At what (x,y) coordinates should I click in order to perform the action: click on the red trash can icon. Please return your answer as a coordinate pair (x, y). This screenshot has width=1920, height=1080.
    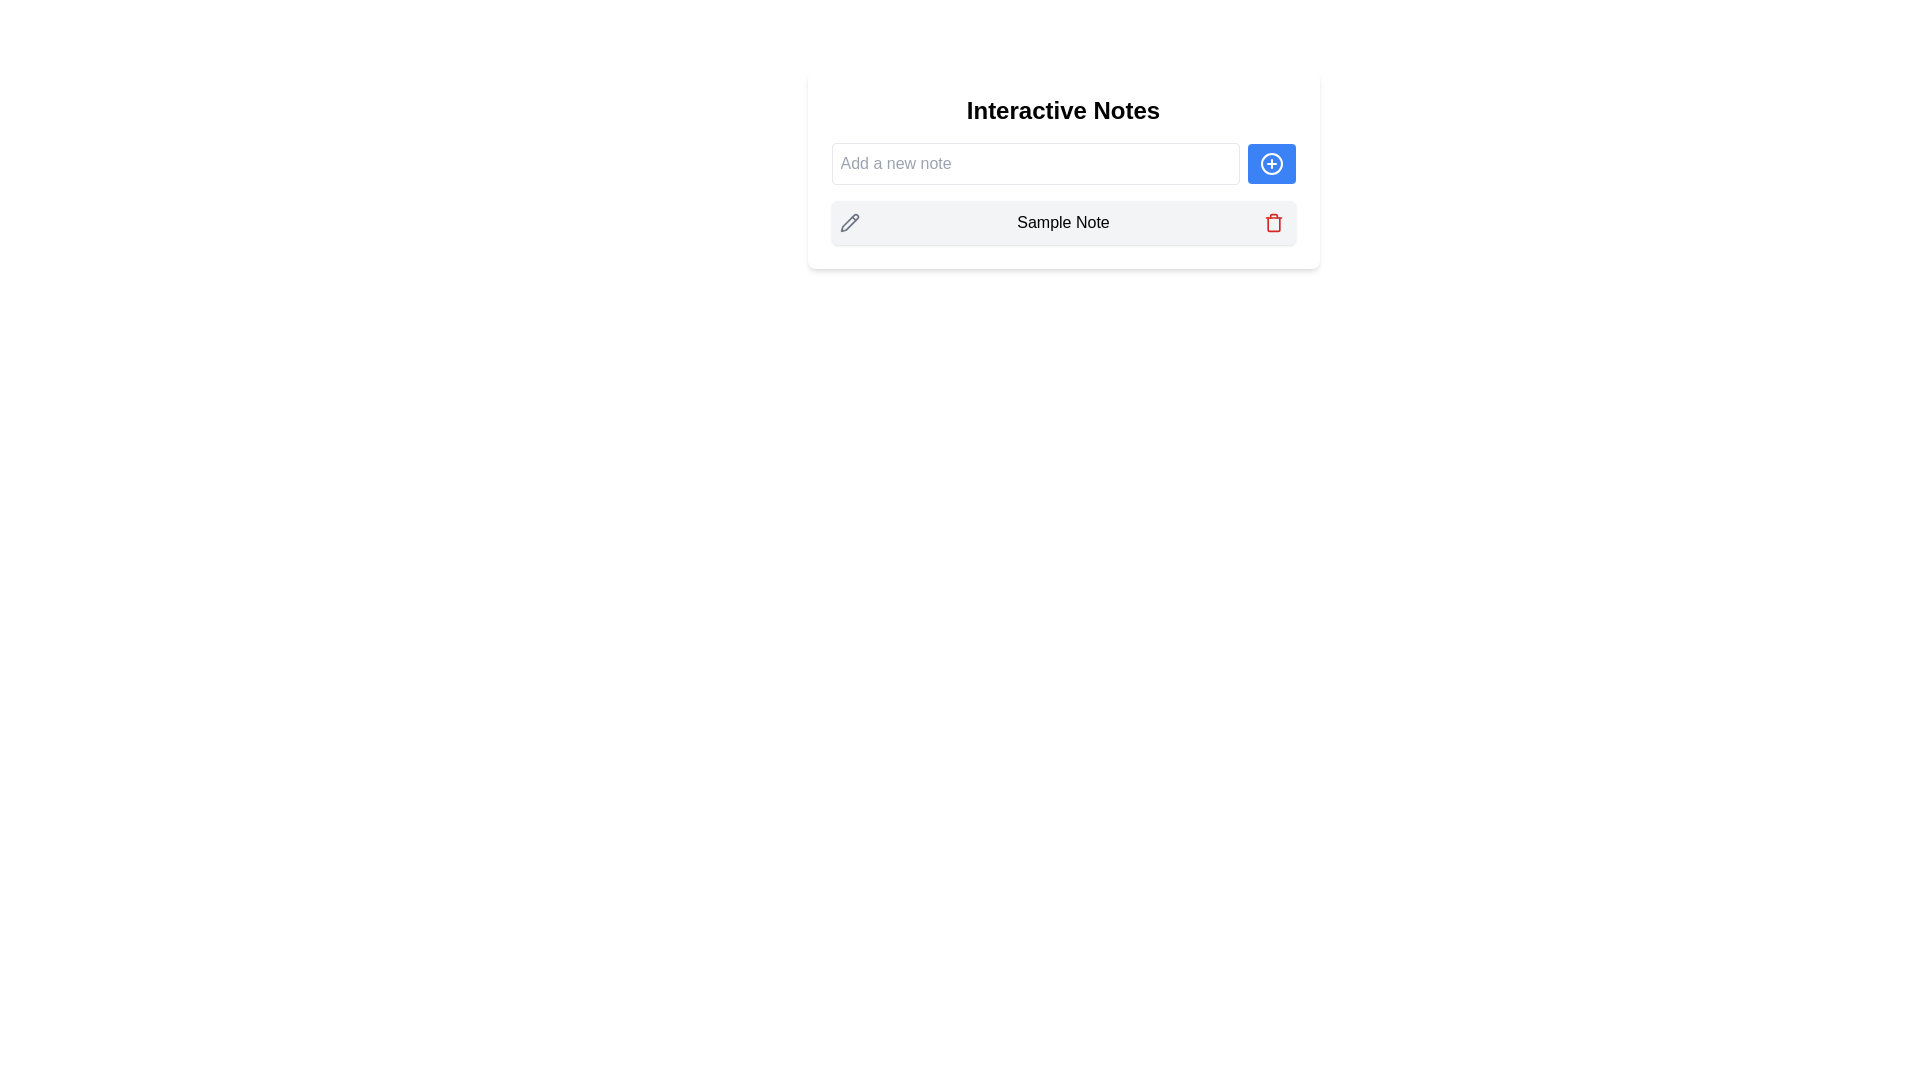
    Looking at the image, I should click on (1272, 223).